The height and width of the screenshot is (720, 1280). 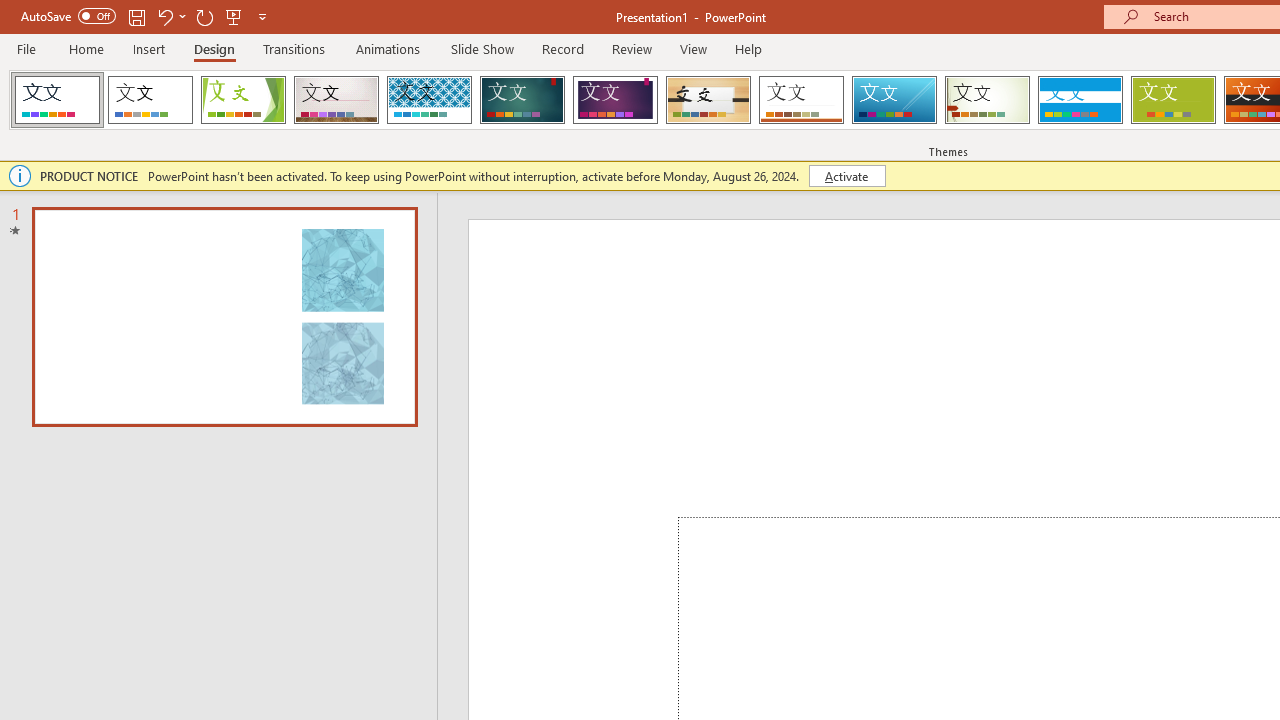 What do you see at coordinates (144, 16) in the screenshot?
I see `'Quick Access Toolbar'` at bounding box center [144, 16].